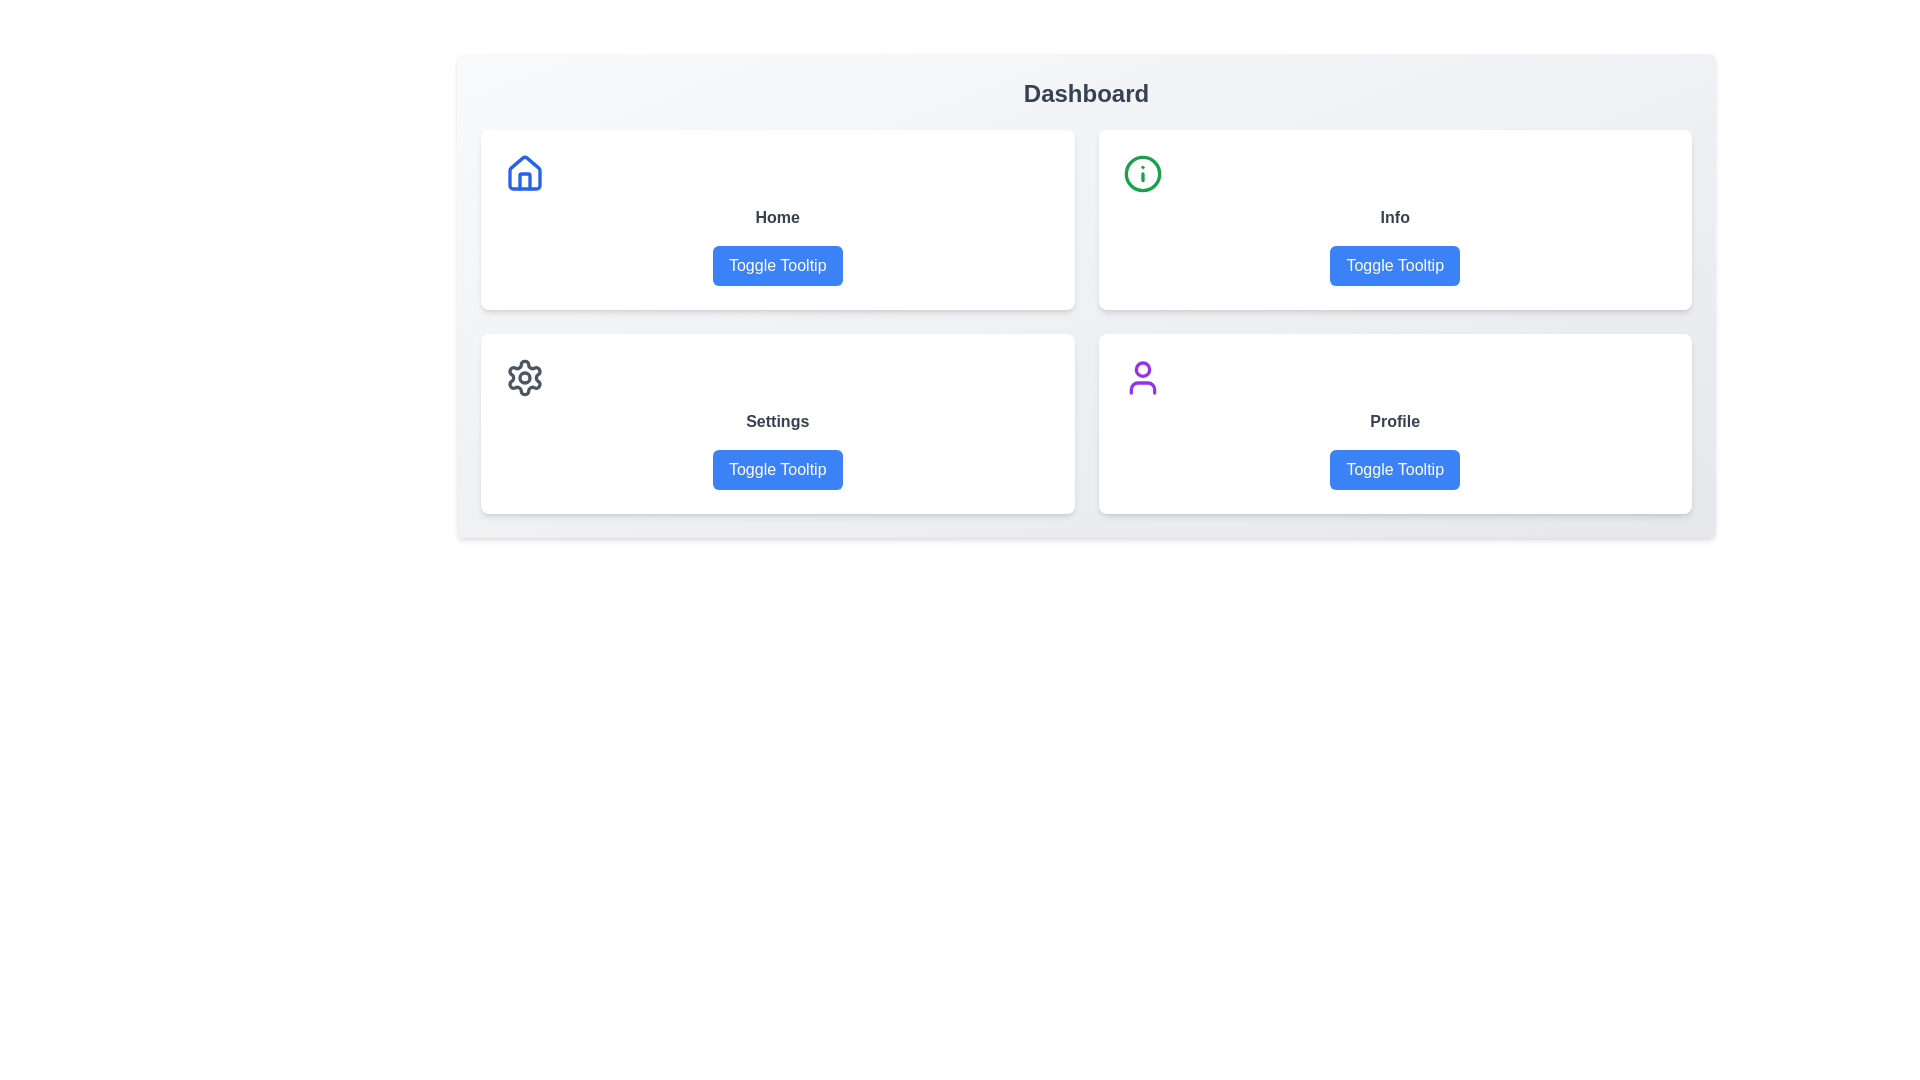 This screenshot has width=1920, height=1080. I want to click on the circular informational SVG icon with a green stroke and 'i' symbol located in the top right quadrant of the user interface, adjacent to the 'Toggle Tooltip' button, so click(1142, 172).